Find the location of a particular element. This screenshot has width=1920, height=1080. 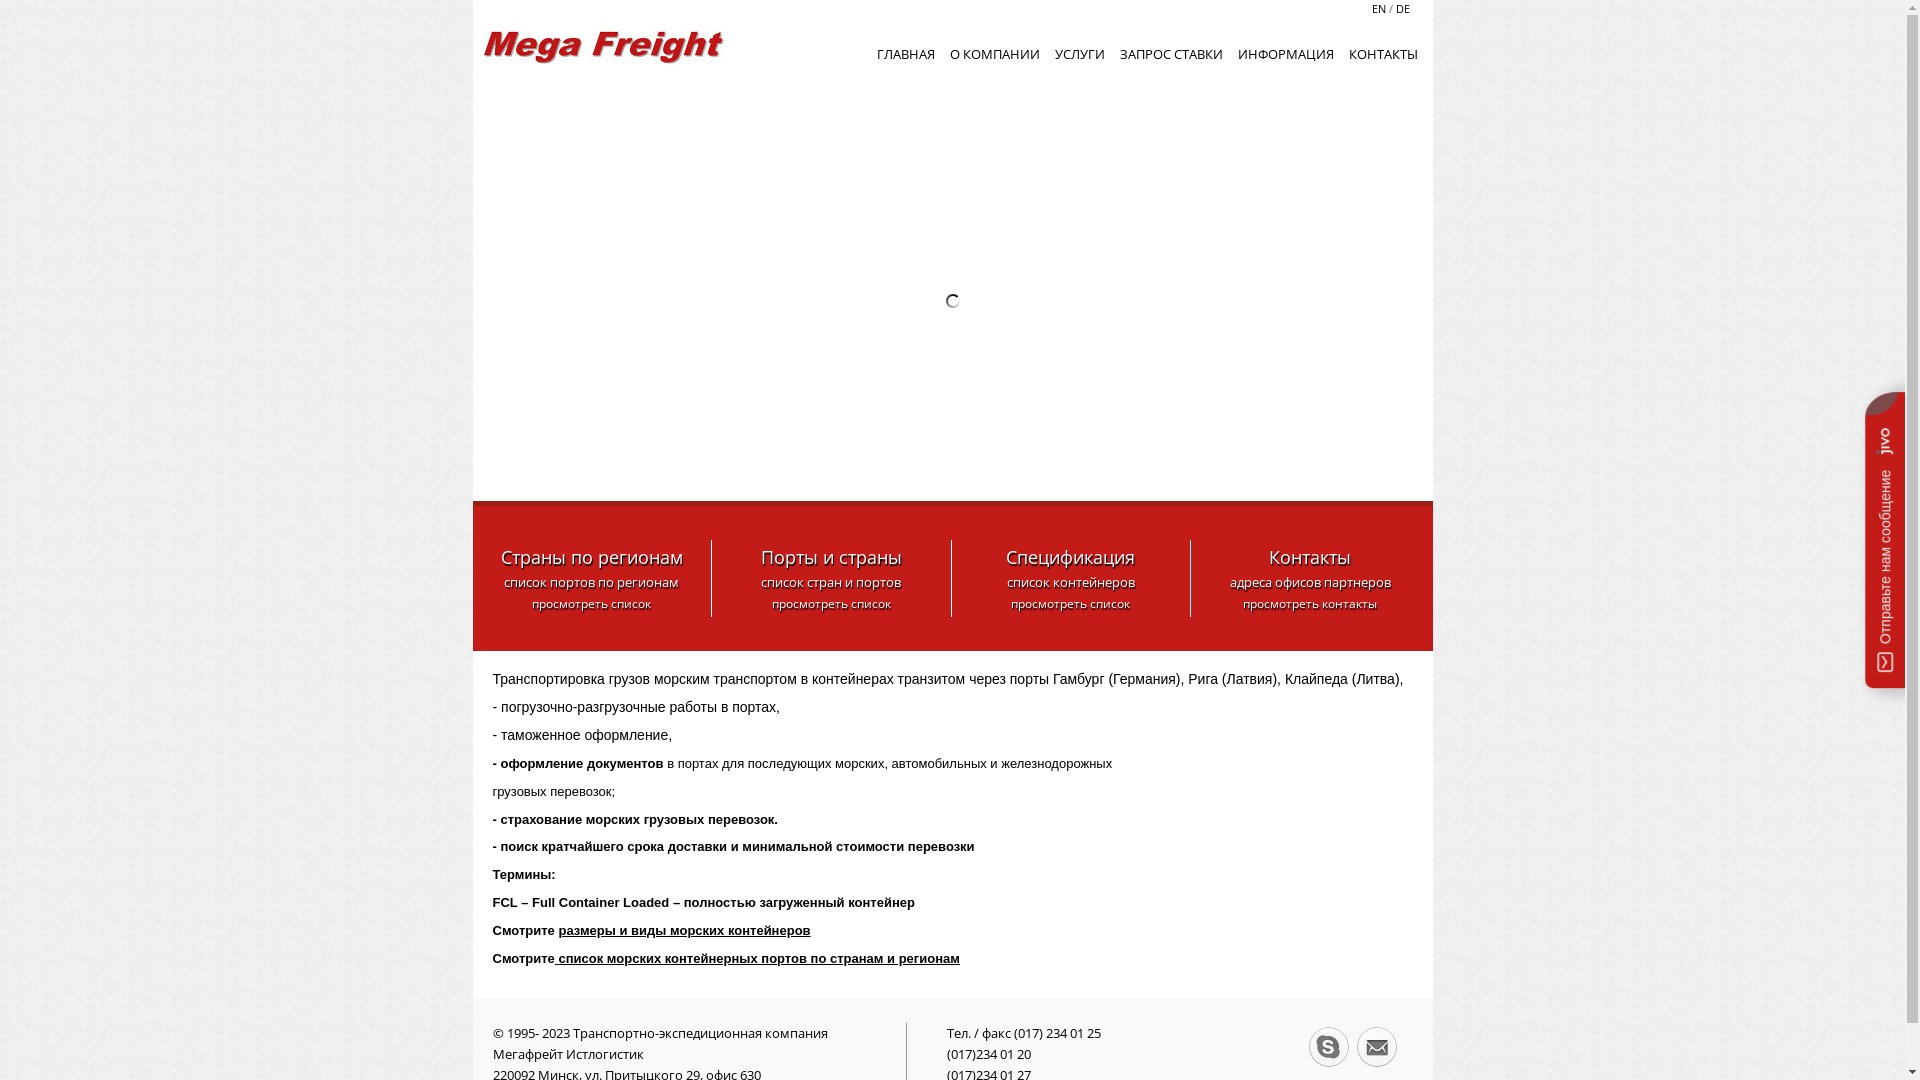

'DE' is located at coordinates (1391, 8).